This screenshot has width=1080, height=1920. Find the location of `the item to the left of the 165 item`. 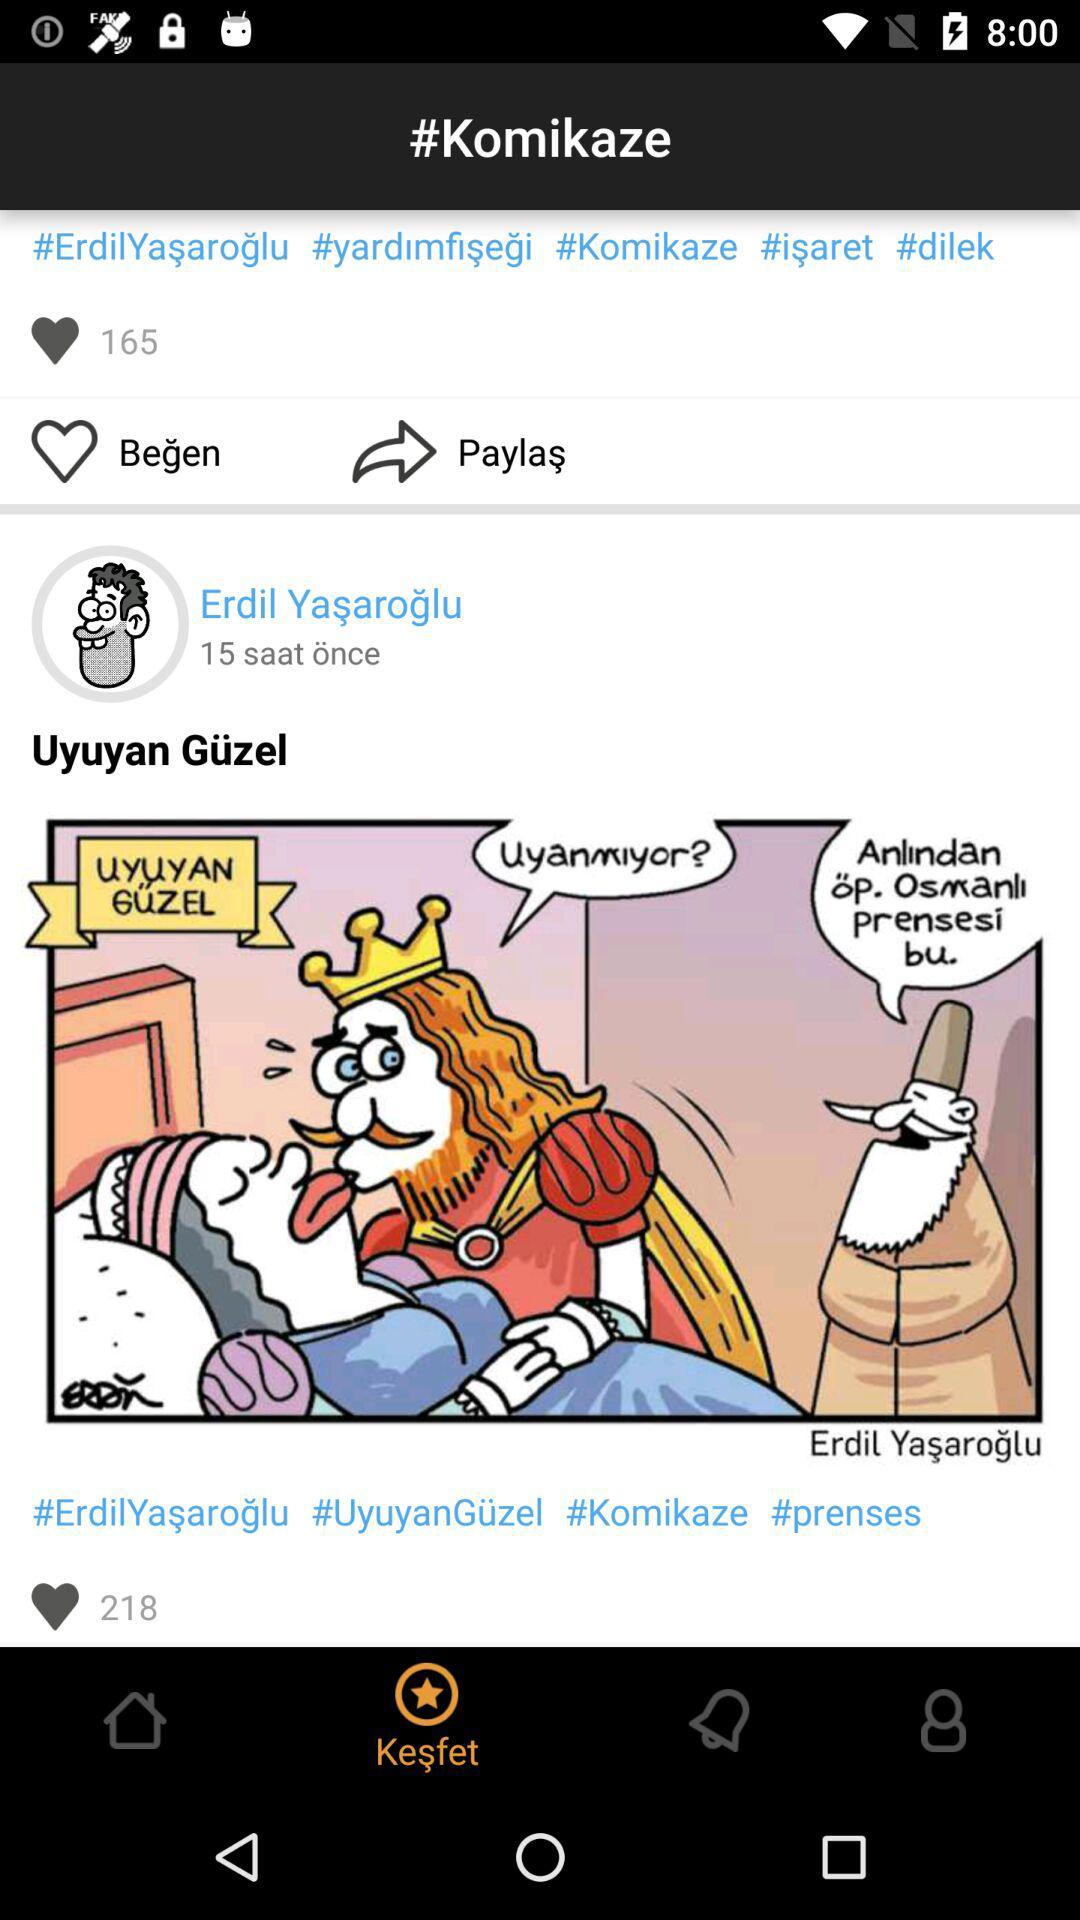

the item to the left of the 165 item is located at coordinates (54, 340).